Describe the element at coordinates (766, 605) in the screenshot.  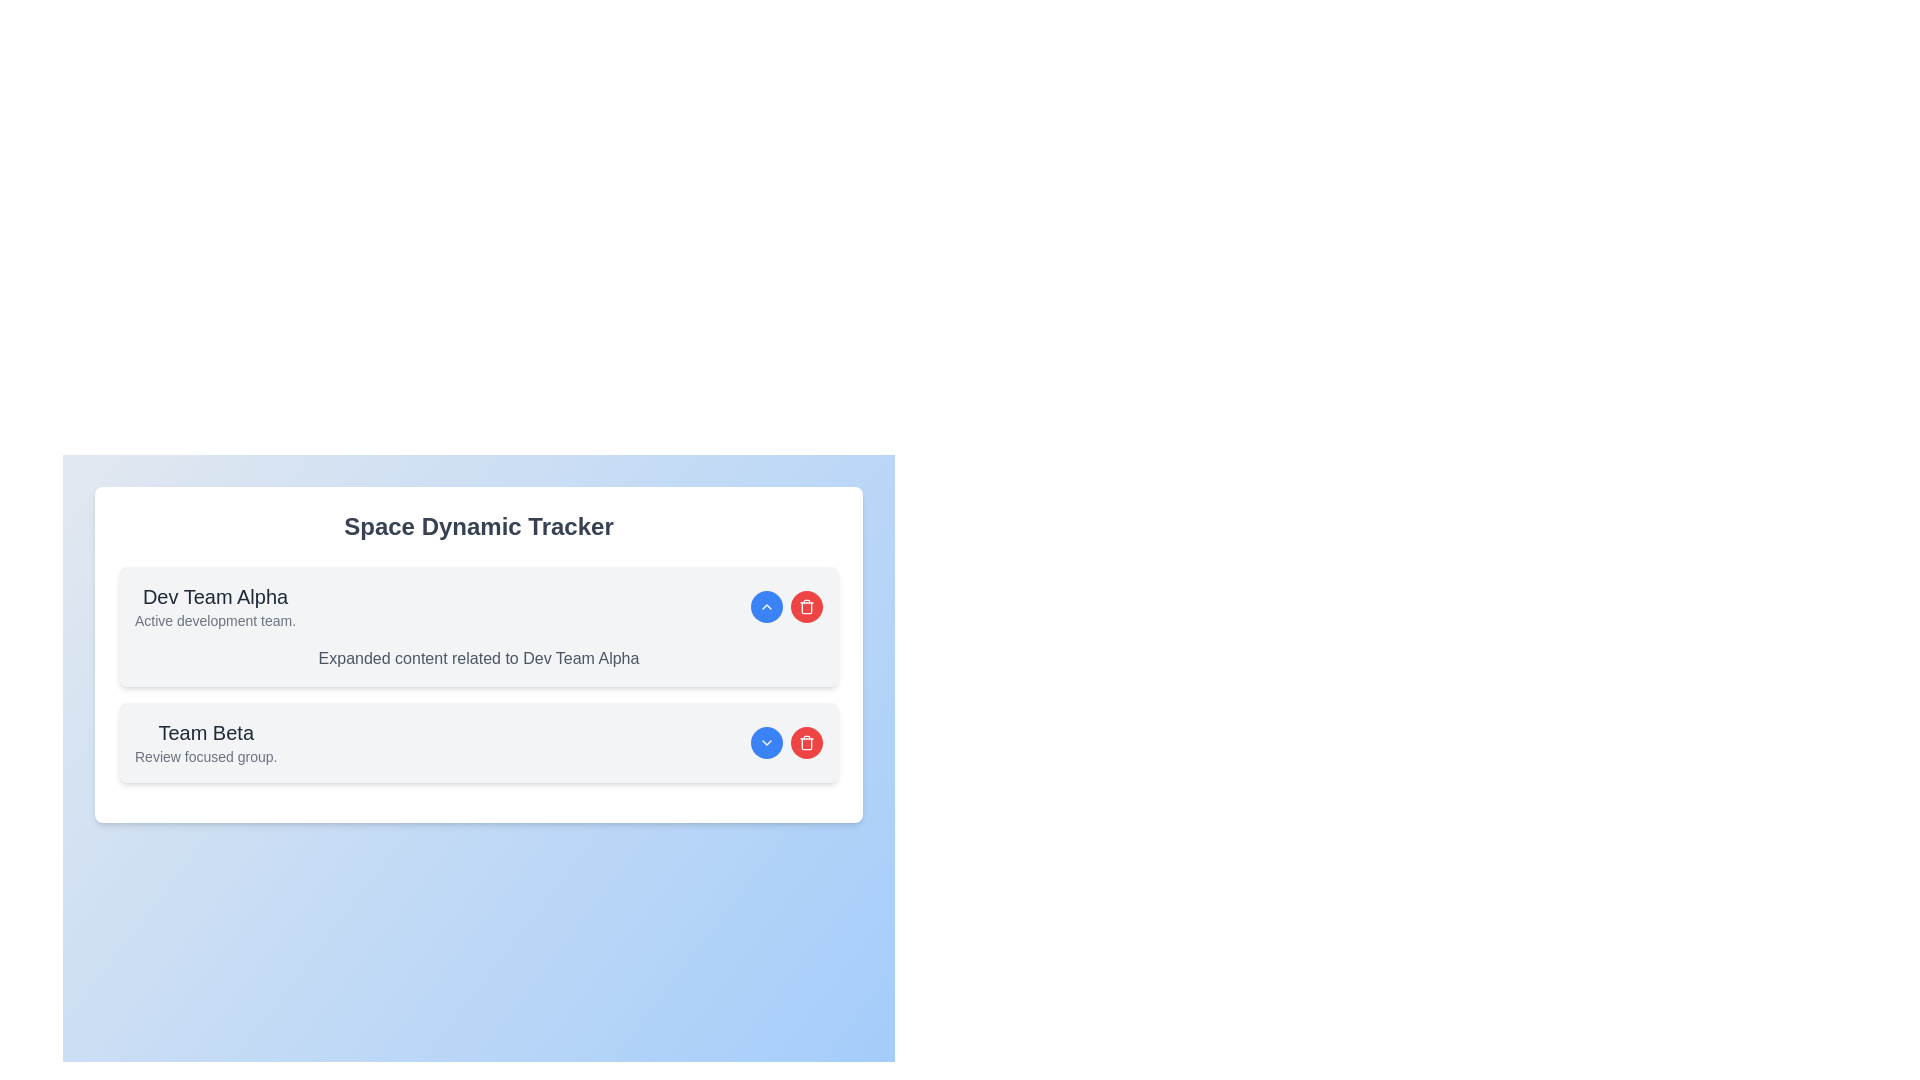
I see `the circular blue button with a white upward-pointing chevron icon, located to the left of a red circular button in the 'Dev Team Alpha' section` at that location.